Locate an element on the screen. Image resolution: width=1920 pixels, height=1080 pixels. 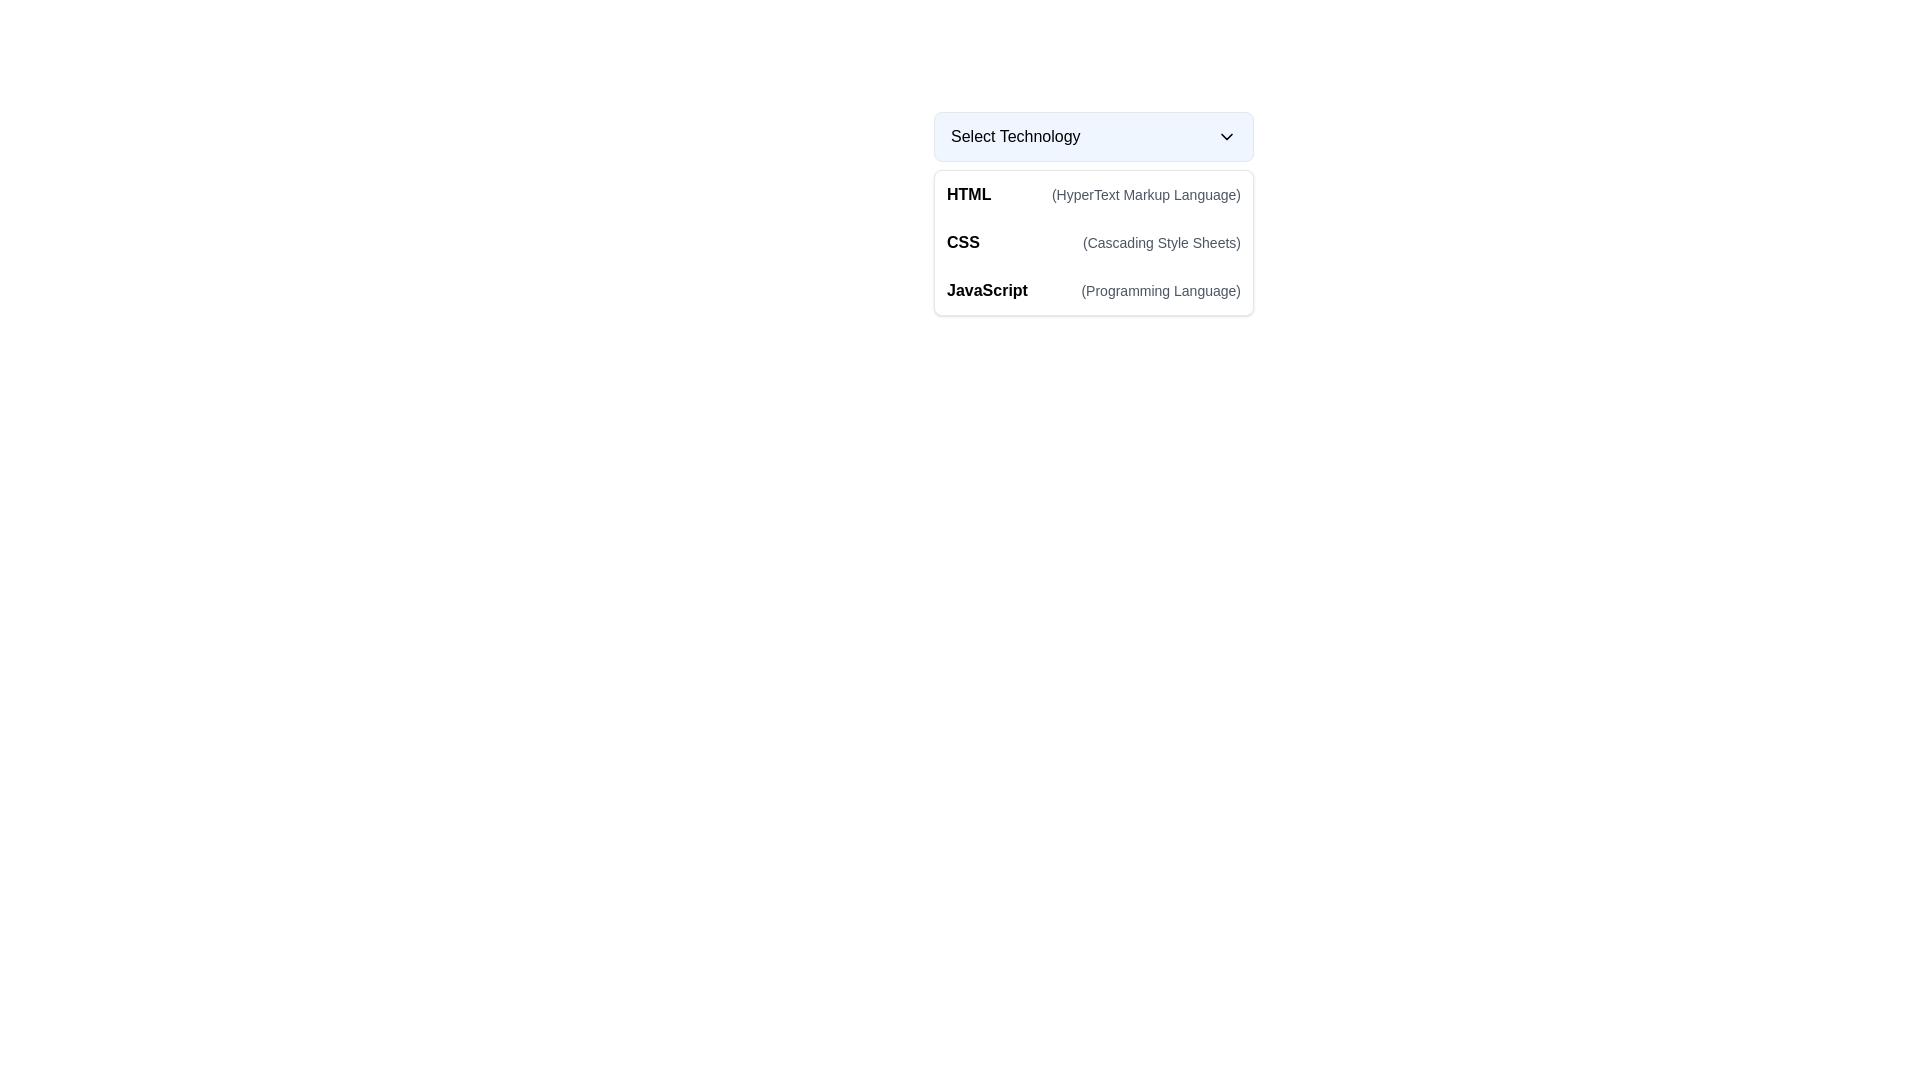
the static text label that denotes the 'HTML' option within the dropdown menu, positioned at the beginning of the first row and adjacent to '(HyperText Markup Language)' is located at coordinates (969, 195).